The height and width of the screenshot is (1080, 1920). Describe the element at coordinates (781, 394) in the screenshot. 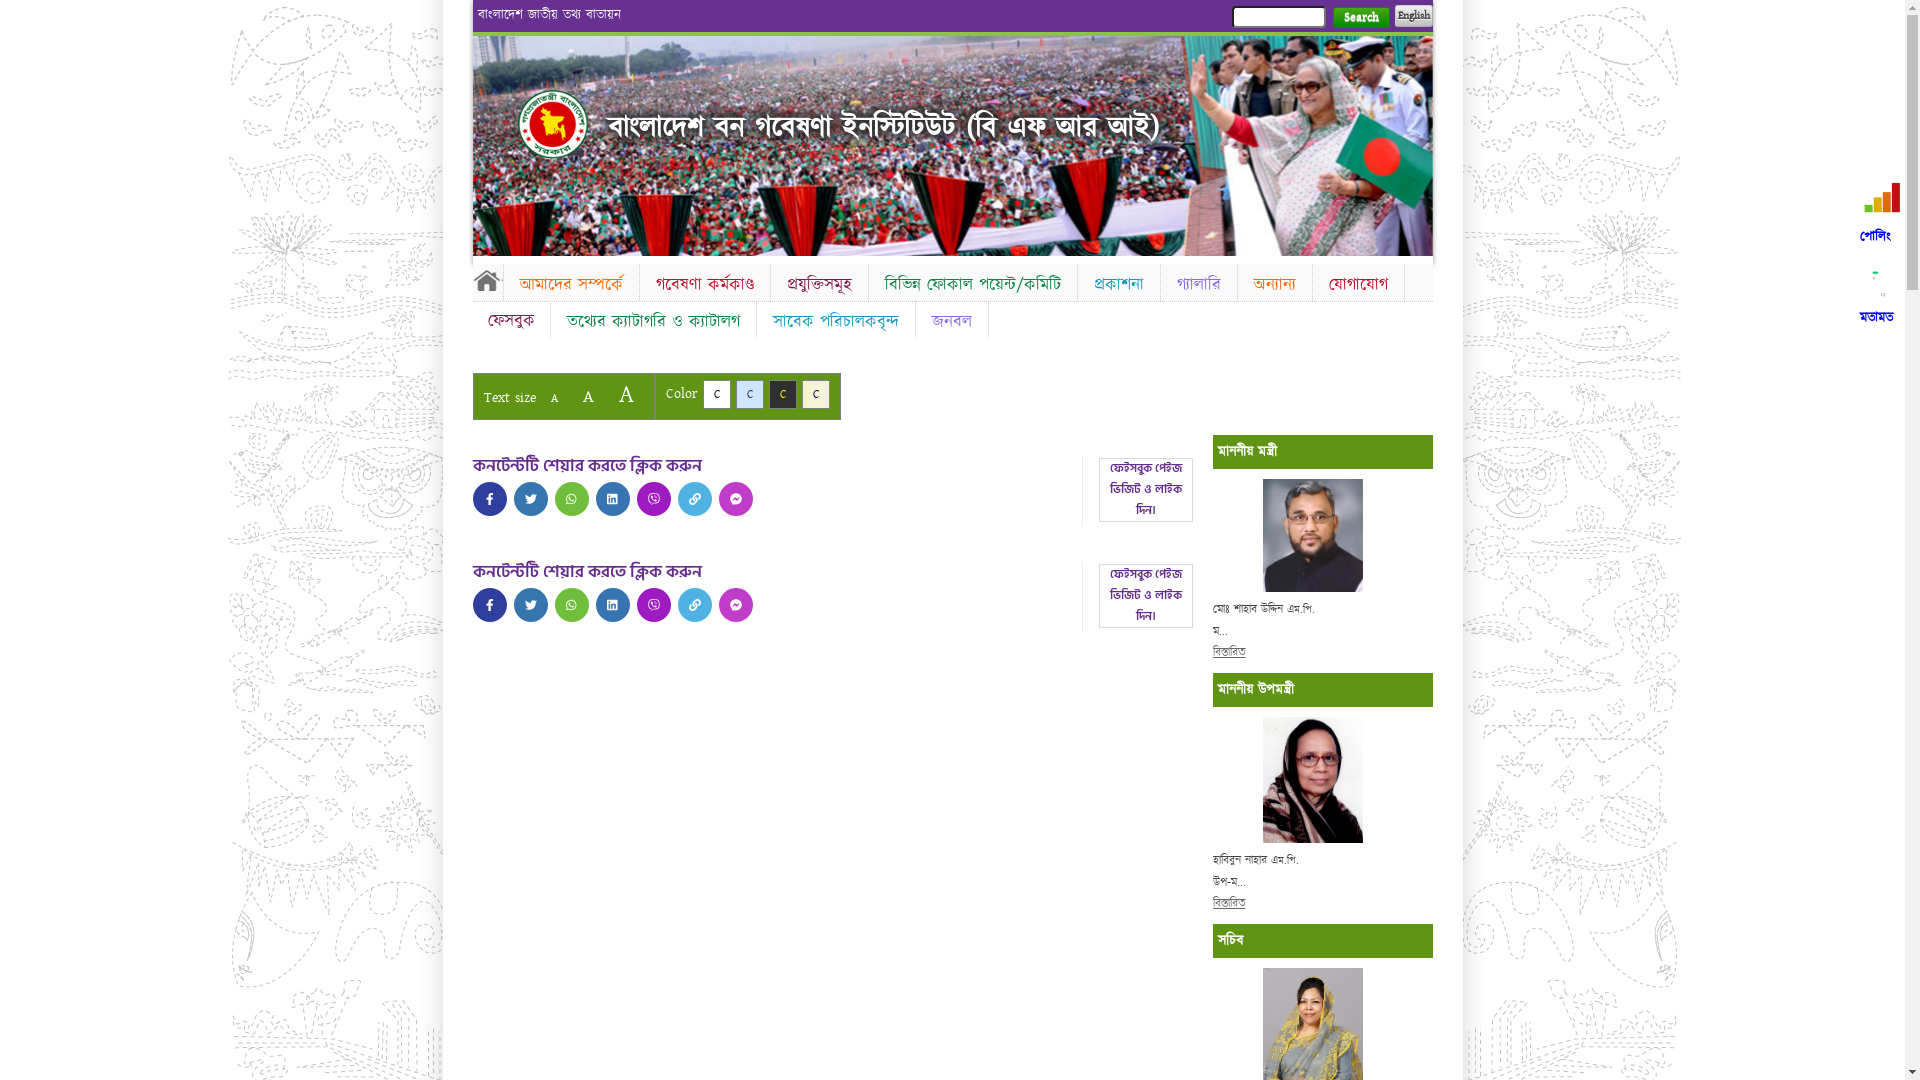

I see `'C'` at that location.